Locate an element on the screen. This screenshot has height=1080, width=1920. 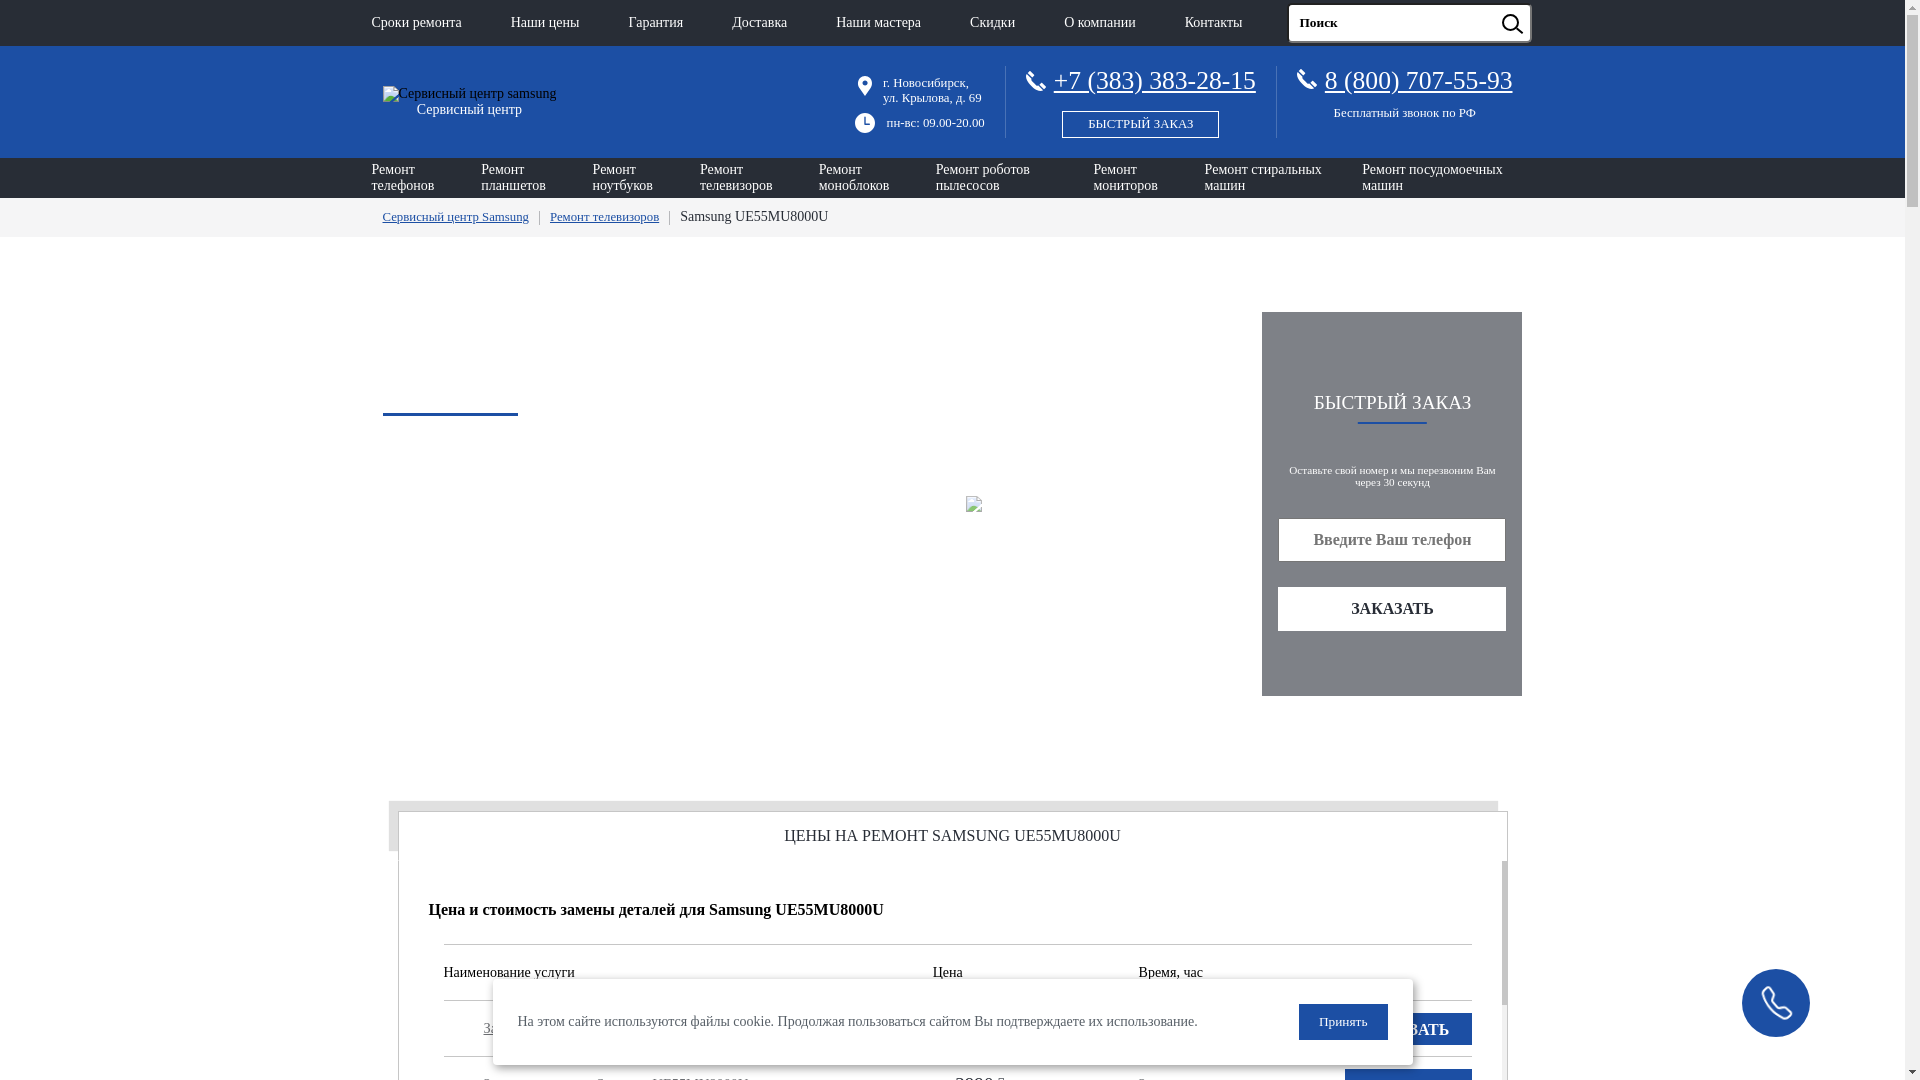
'8 (800) 707-55-93' is located at coordinates (1324, 79).